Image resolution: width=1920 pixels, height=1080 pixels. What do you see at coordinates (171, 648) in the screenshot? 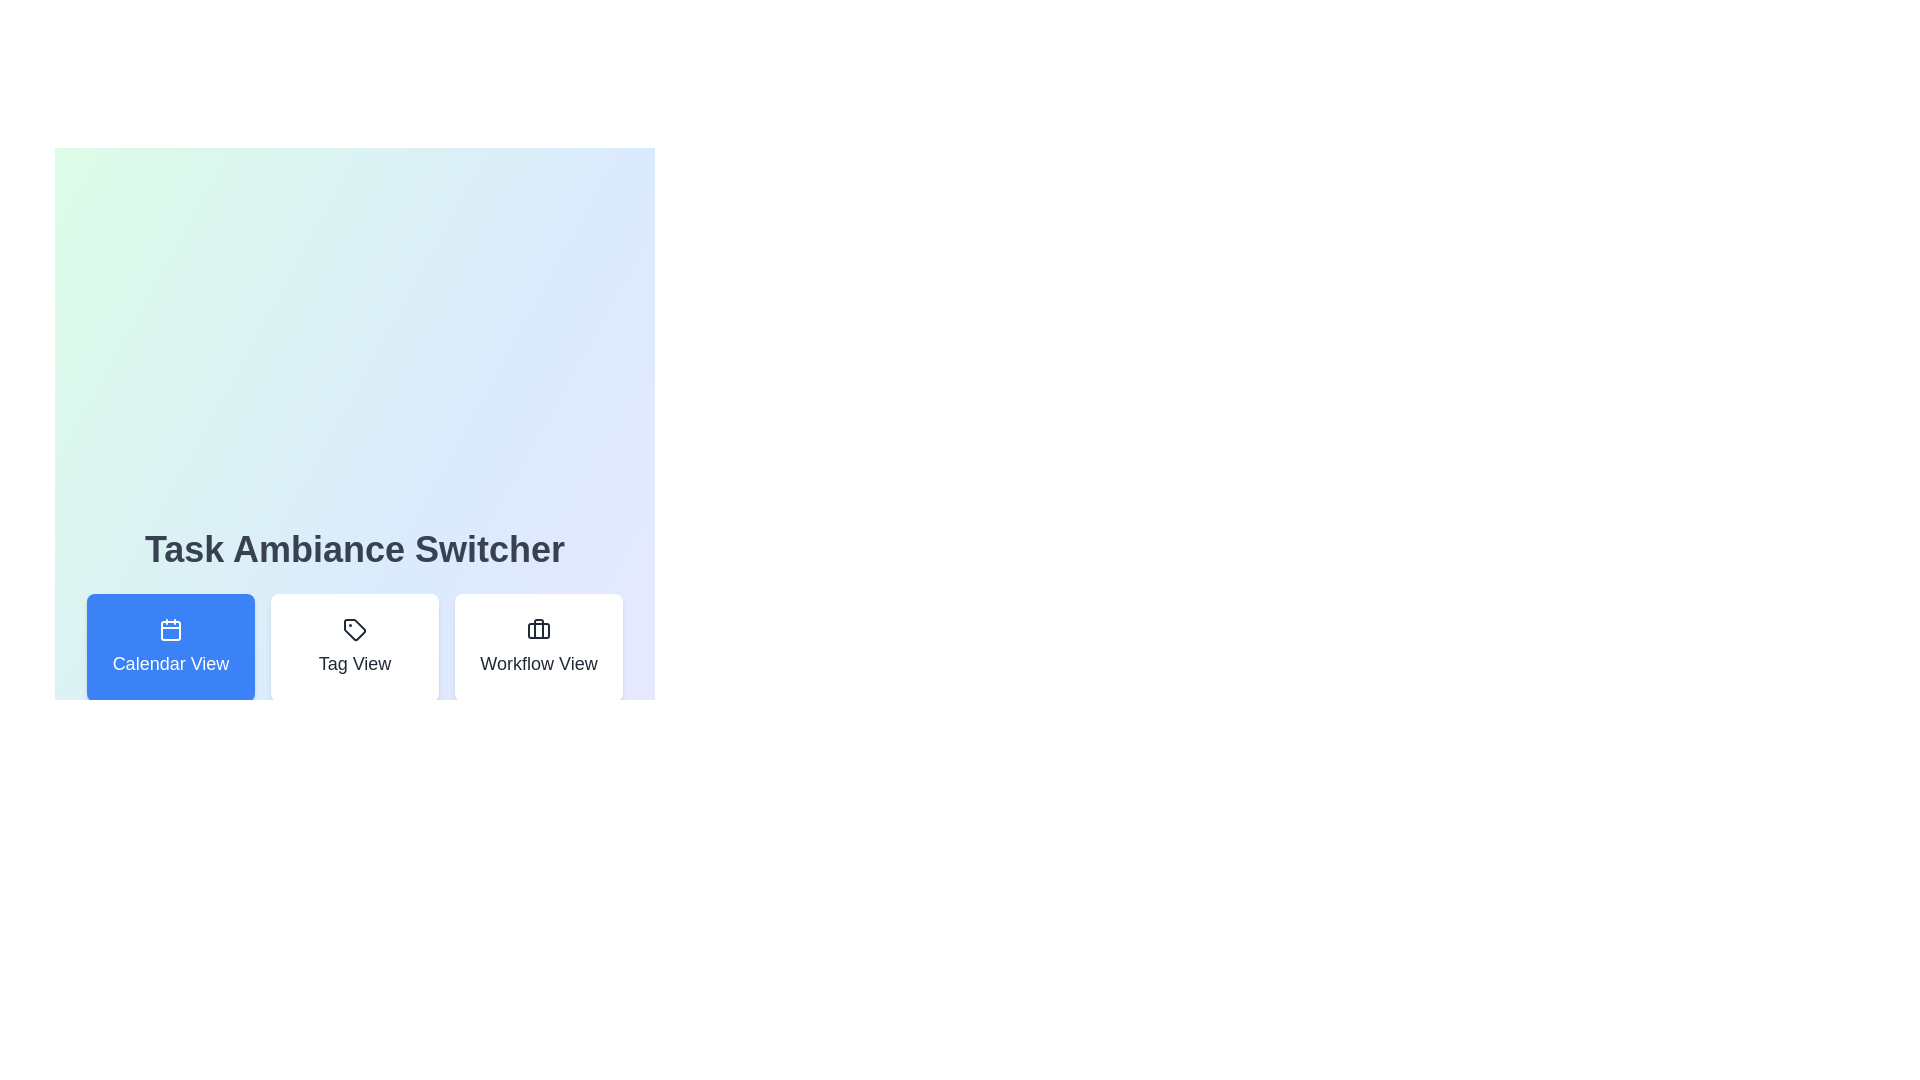
I see `the leftmost button labeled 'Calendar View' in the 'Task Ambiance Switcher' section to trigger a tooltip or visual effect` at bounding box center [171, 648].